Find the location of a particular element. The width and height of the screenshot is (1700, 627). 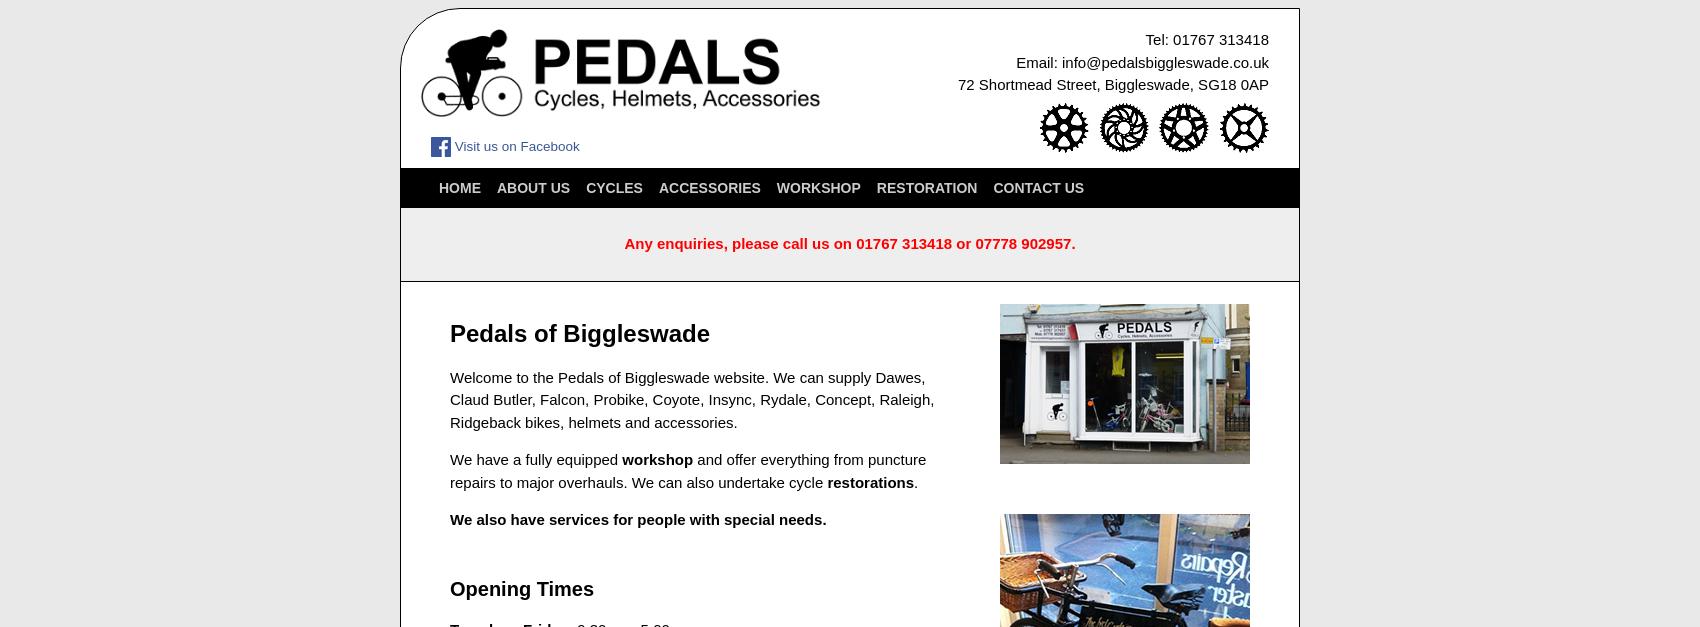

'.' is located at coordinates (915, 480).